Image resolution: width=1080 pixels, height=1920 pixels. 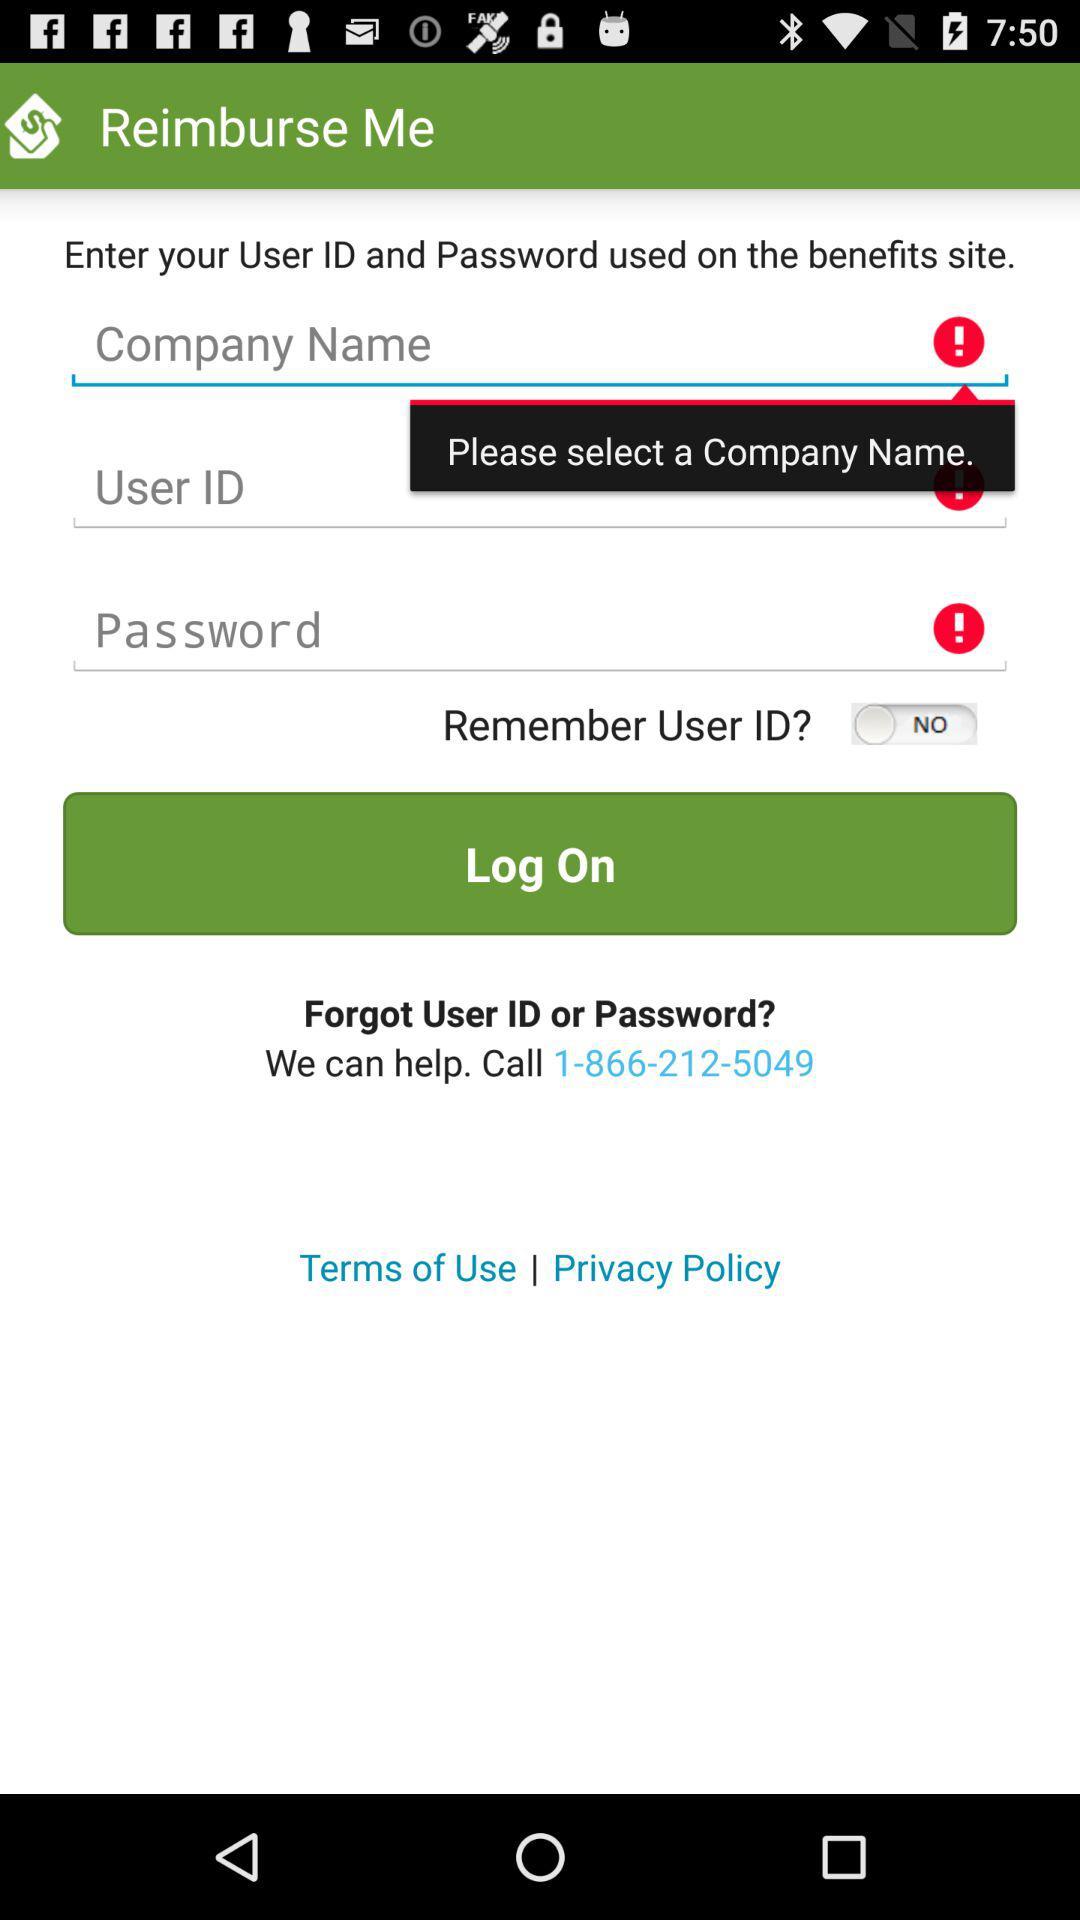 What do you see at coordinates (540, 628) in the screenshot?
I see `the password` at bounding box center [540, 628].